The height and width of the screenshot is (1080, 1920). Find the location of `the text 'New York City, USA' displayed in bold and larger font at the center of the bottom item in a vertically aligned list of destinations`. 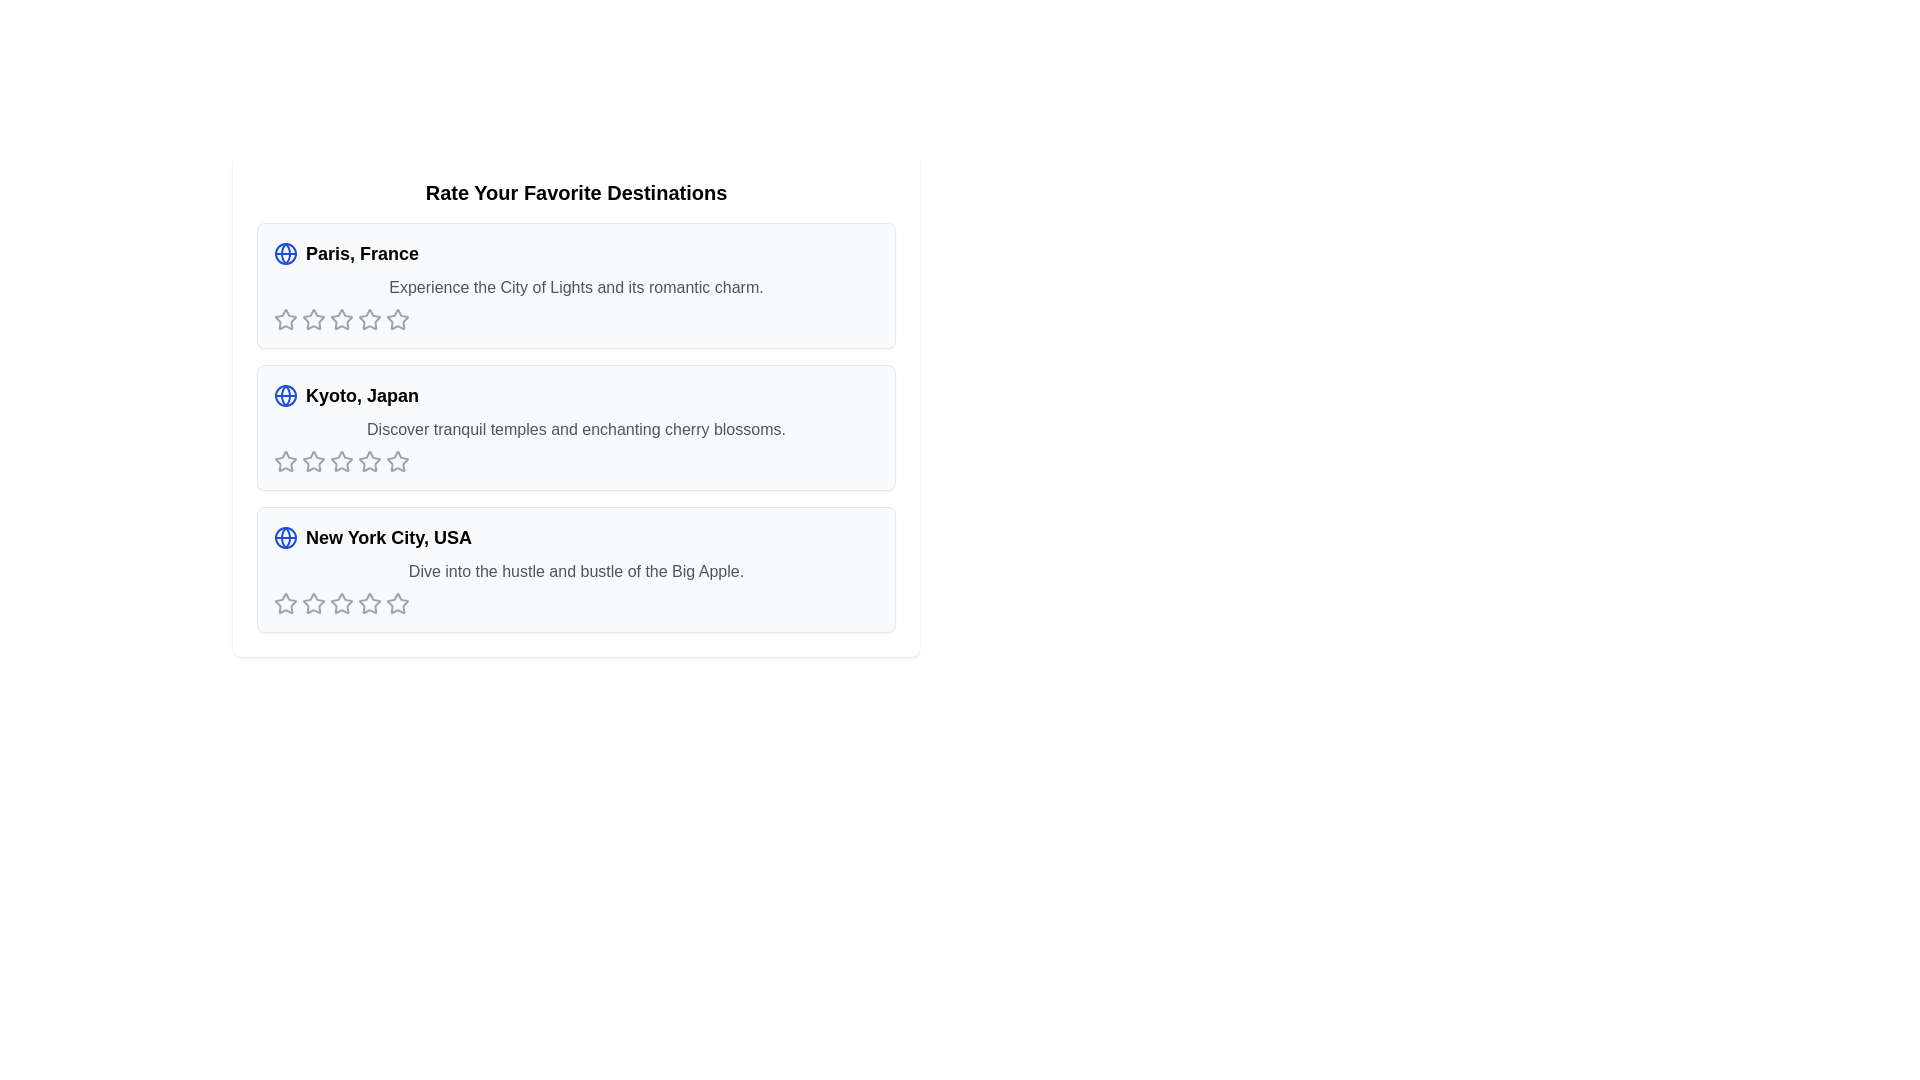

the text 'New York City, USA' displayed in bold and larger font at the center of the bottom item in a vertically aligned list of destinations is located at coordinates (388, 536).